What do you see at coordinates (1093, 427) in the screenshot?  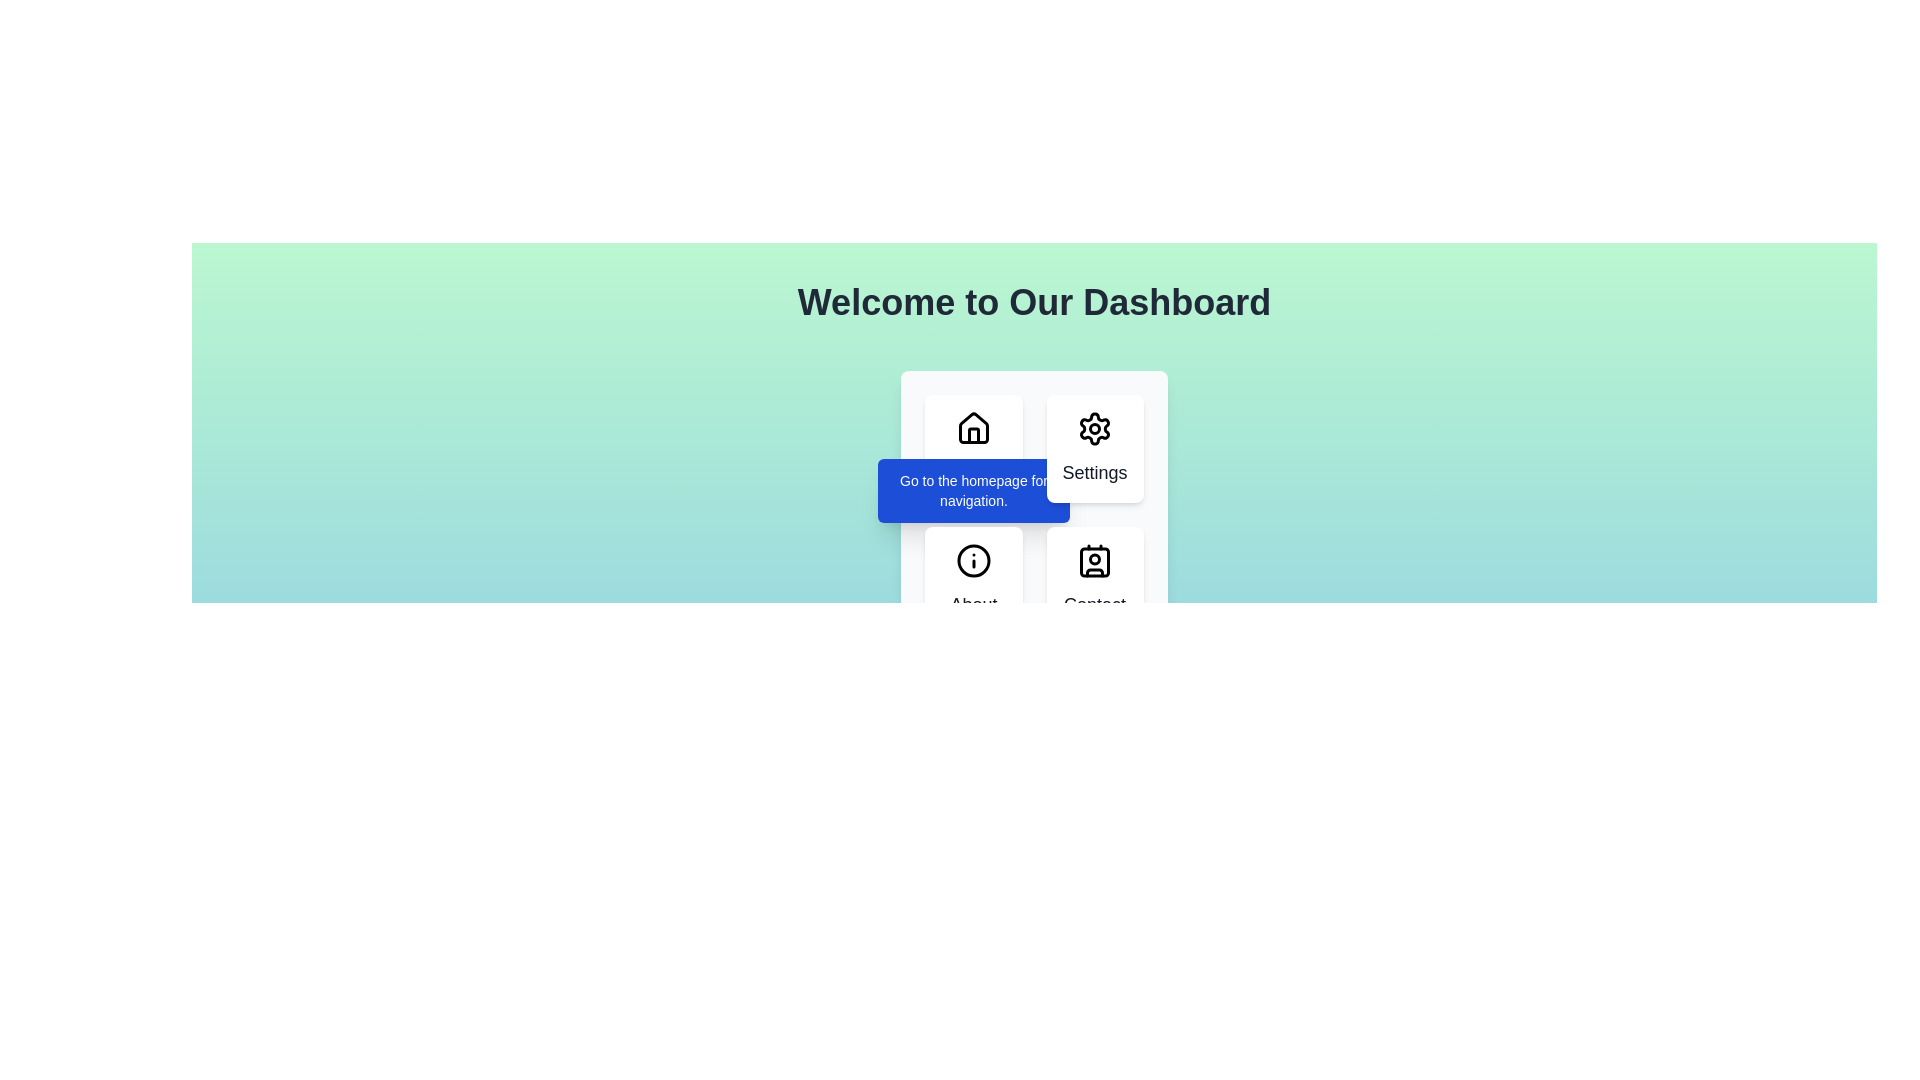 I see `the settings icon located at the top-center of the 'Settings' card` at bounding box center [1093, 427].